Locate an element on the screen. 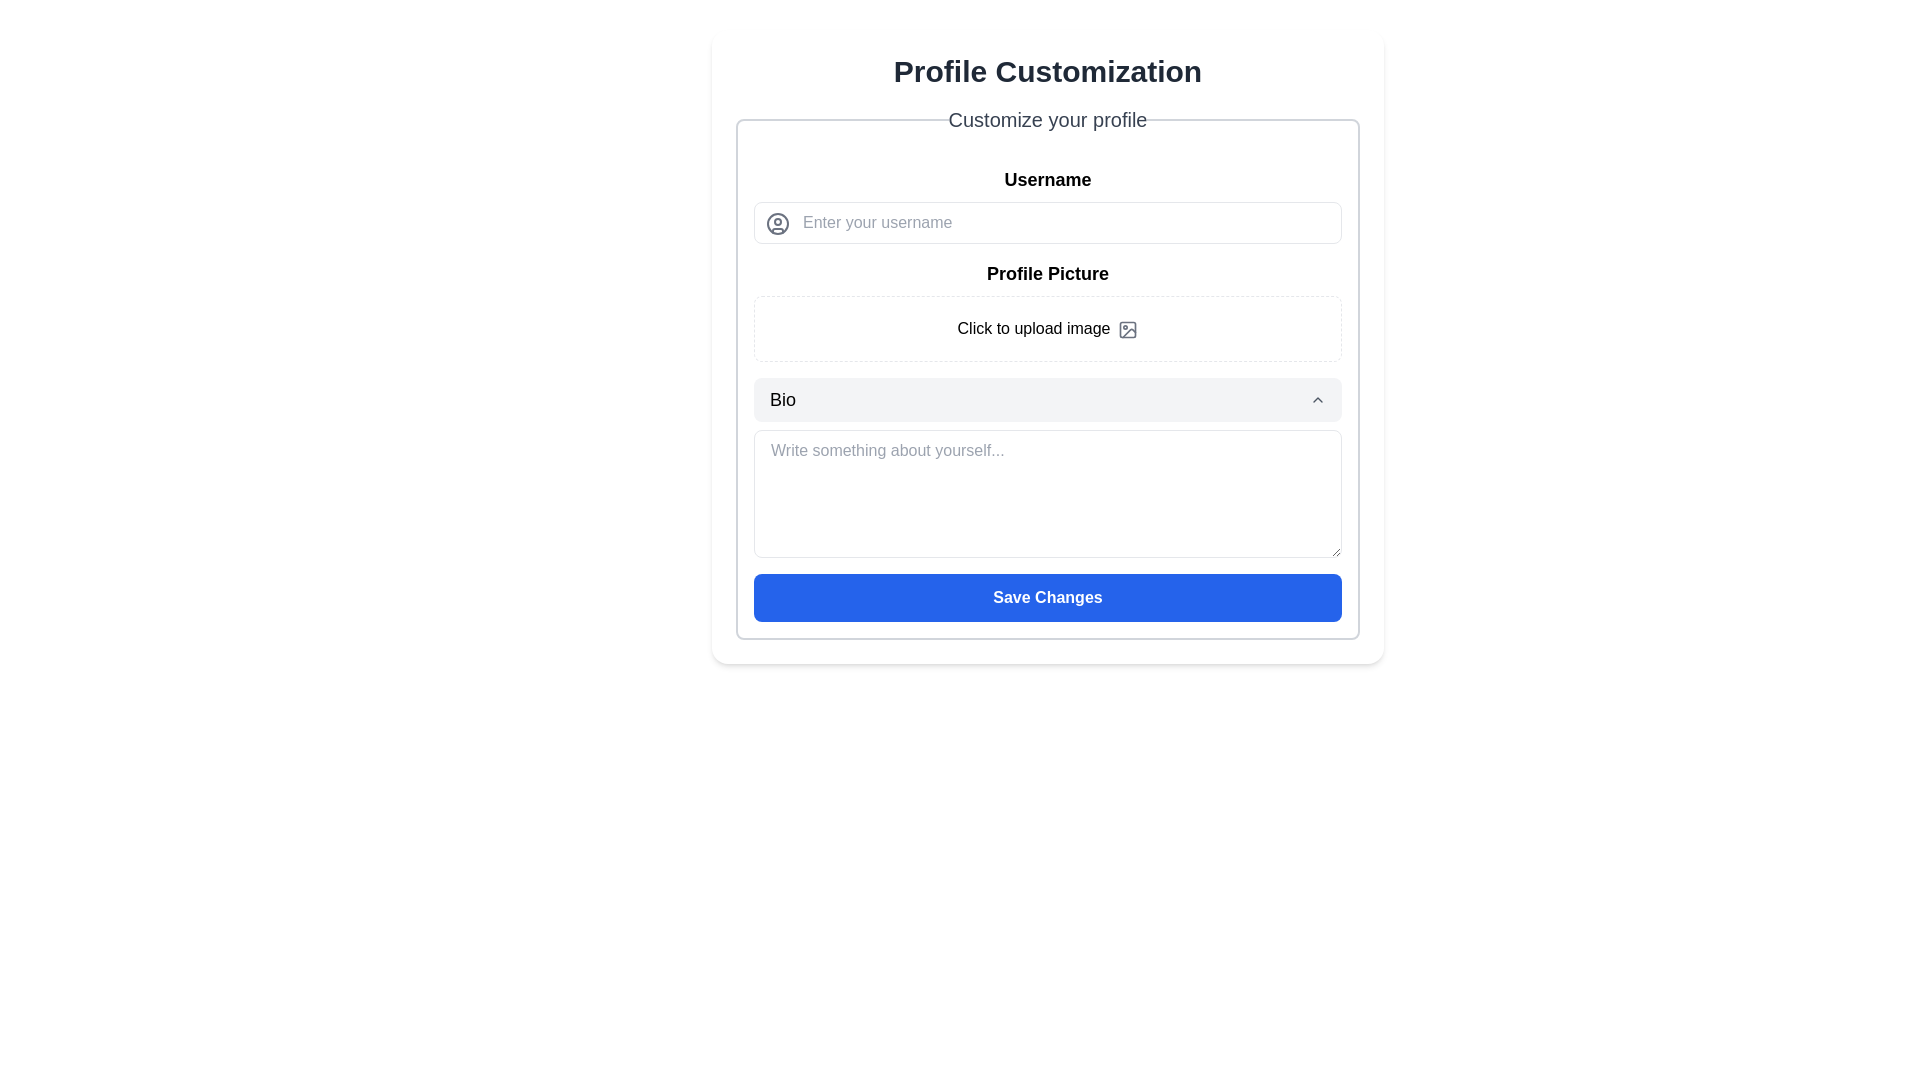  the circular user silhouette icon, which is light gray and located to the left of the 'Enter your username' input box at the top of the form is located at coordinates (776, 223).